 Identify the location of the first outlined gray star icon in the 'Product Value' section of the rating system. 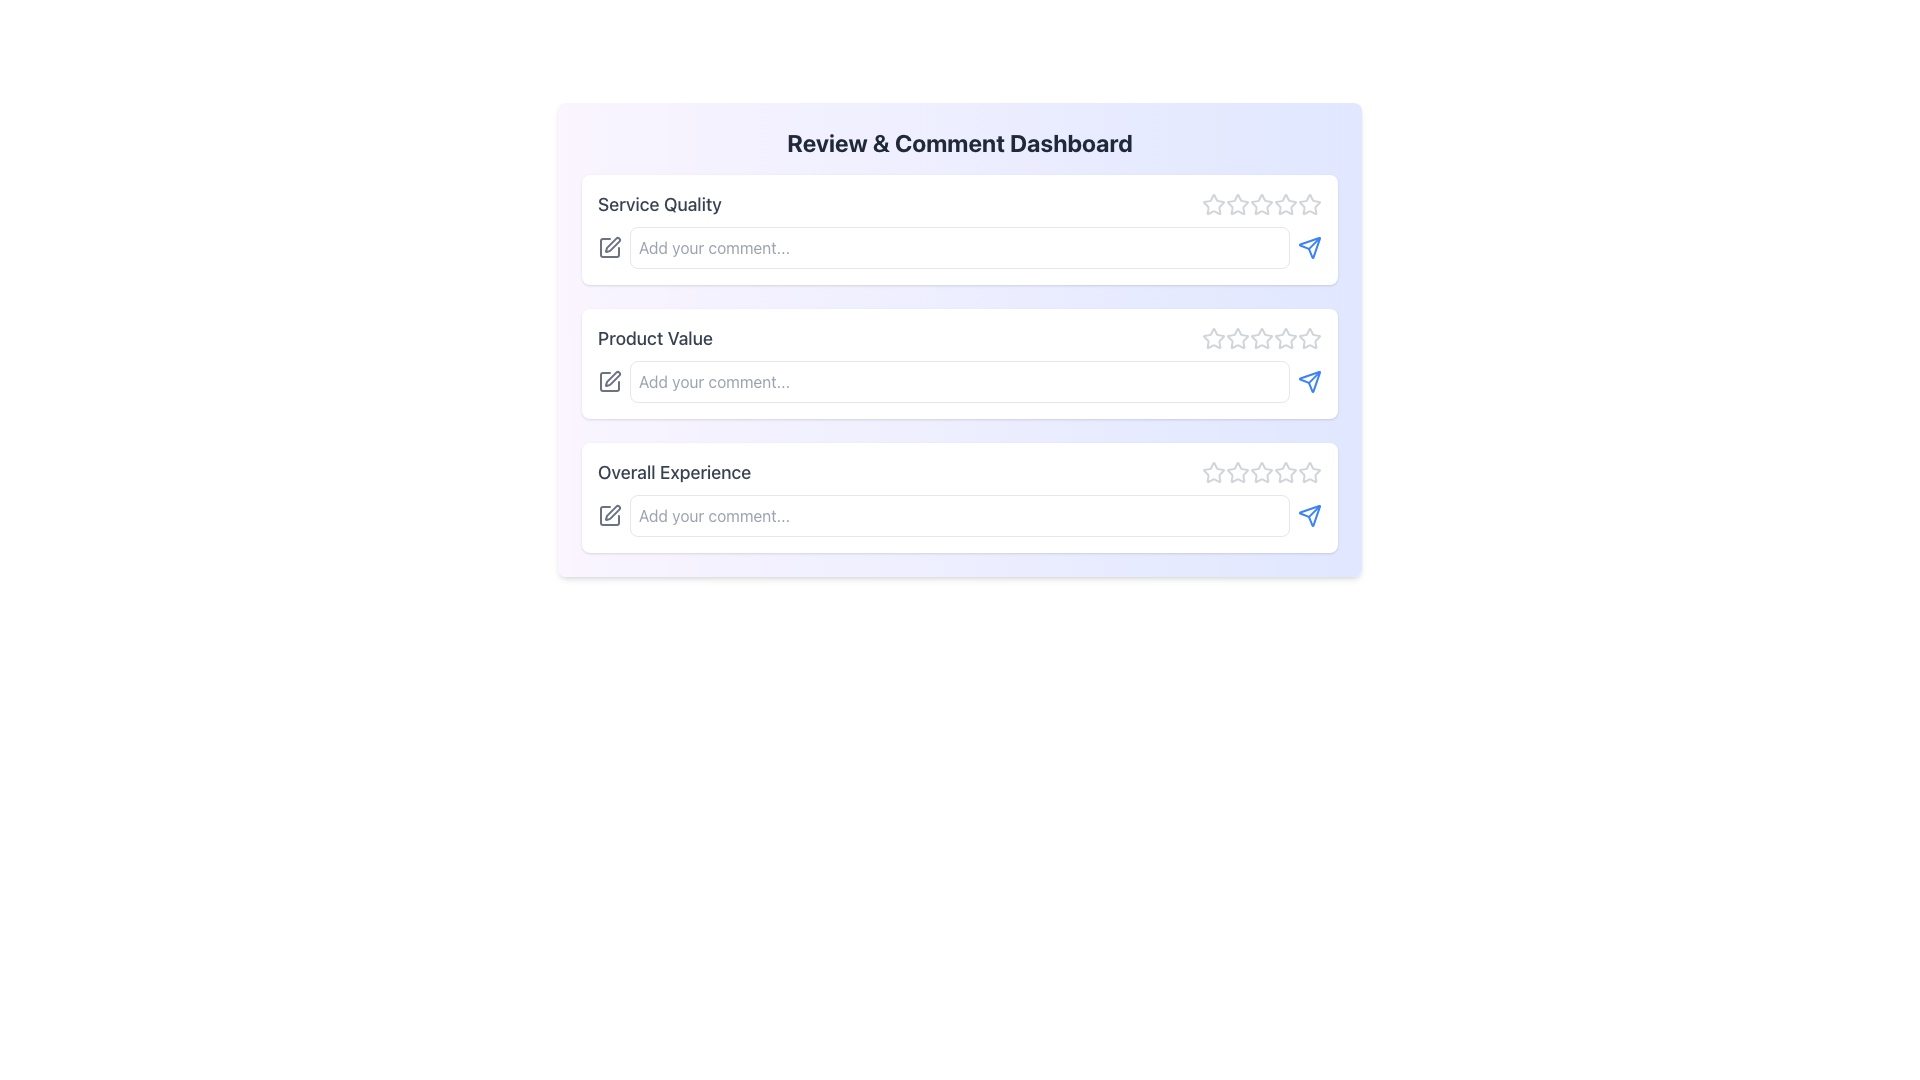
(1213, 338).